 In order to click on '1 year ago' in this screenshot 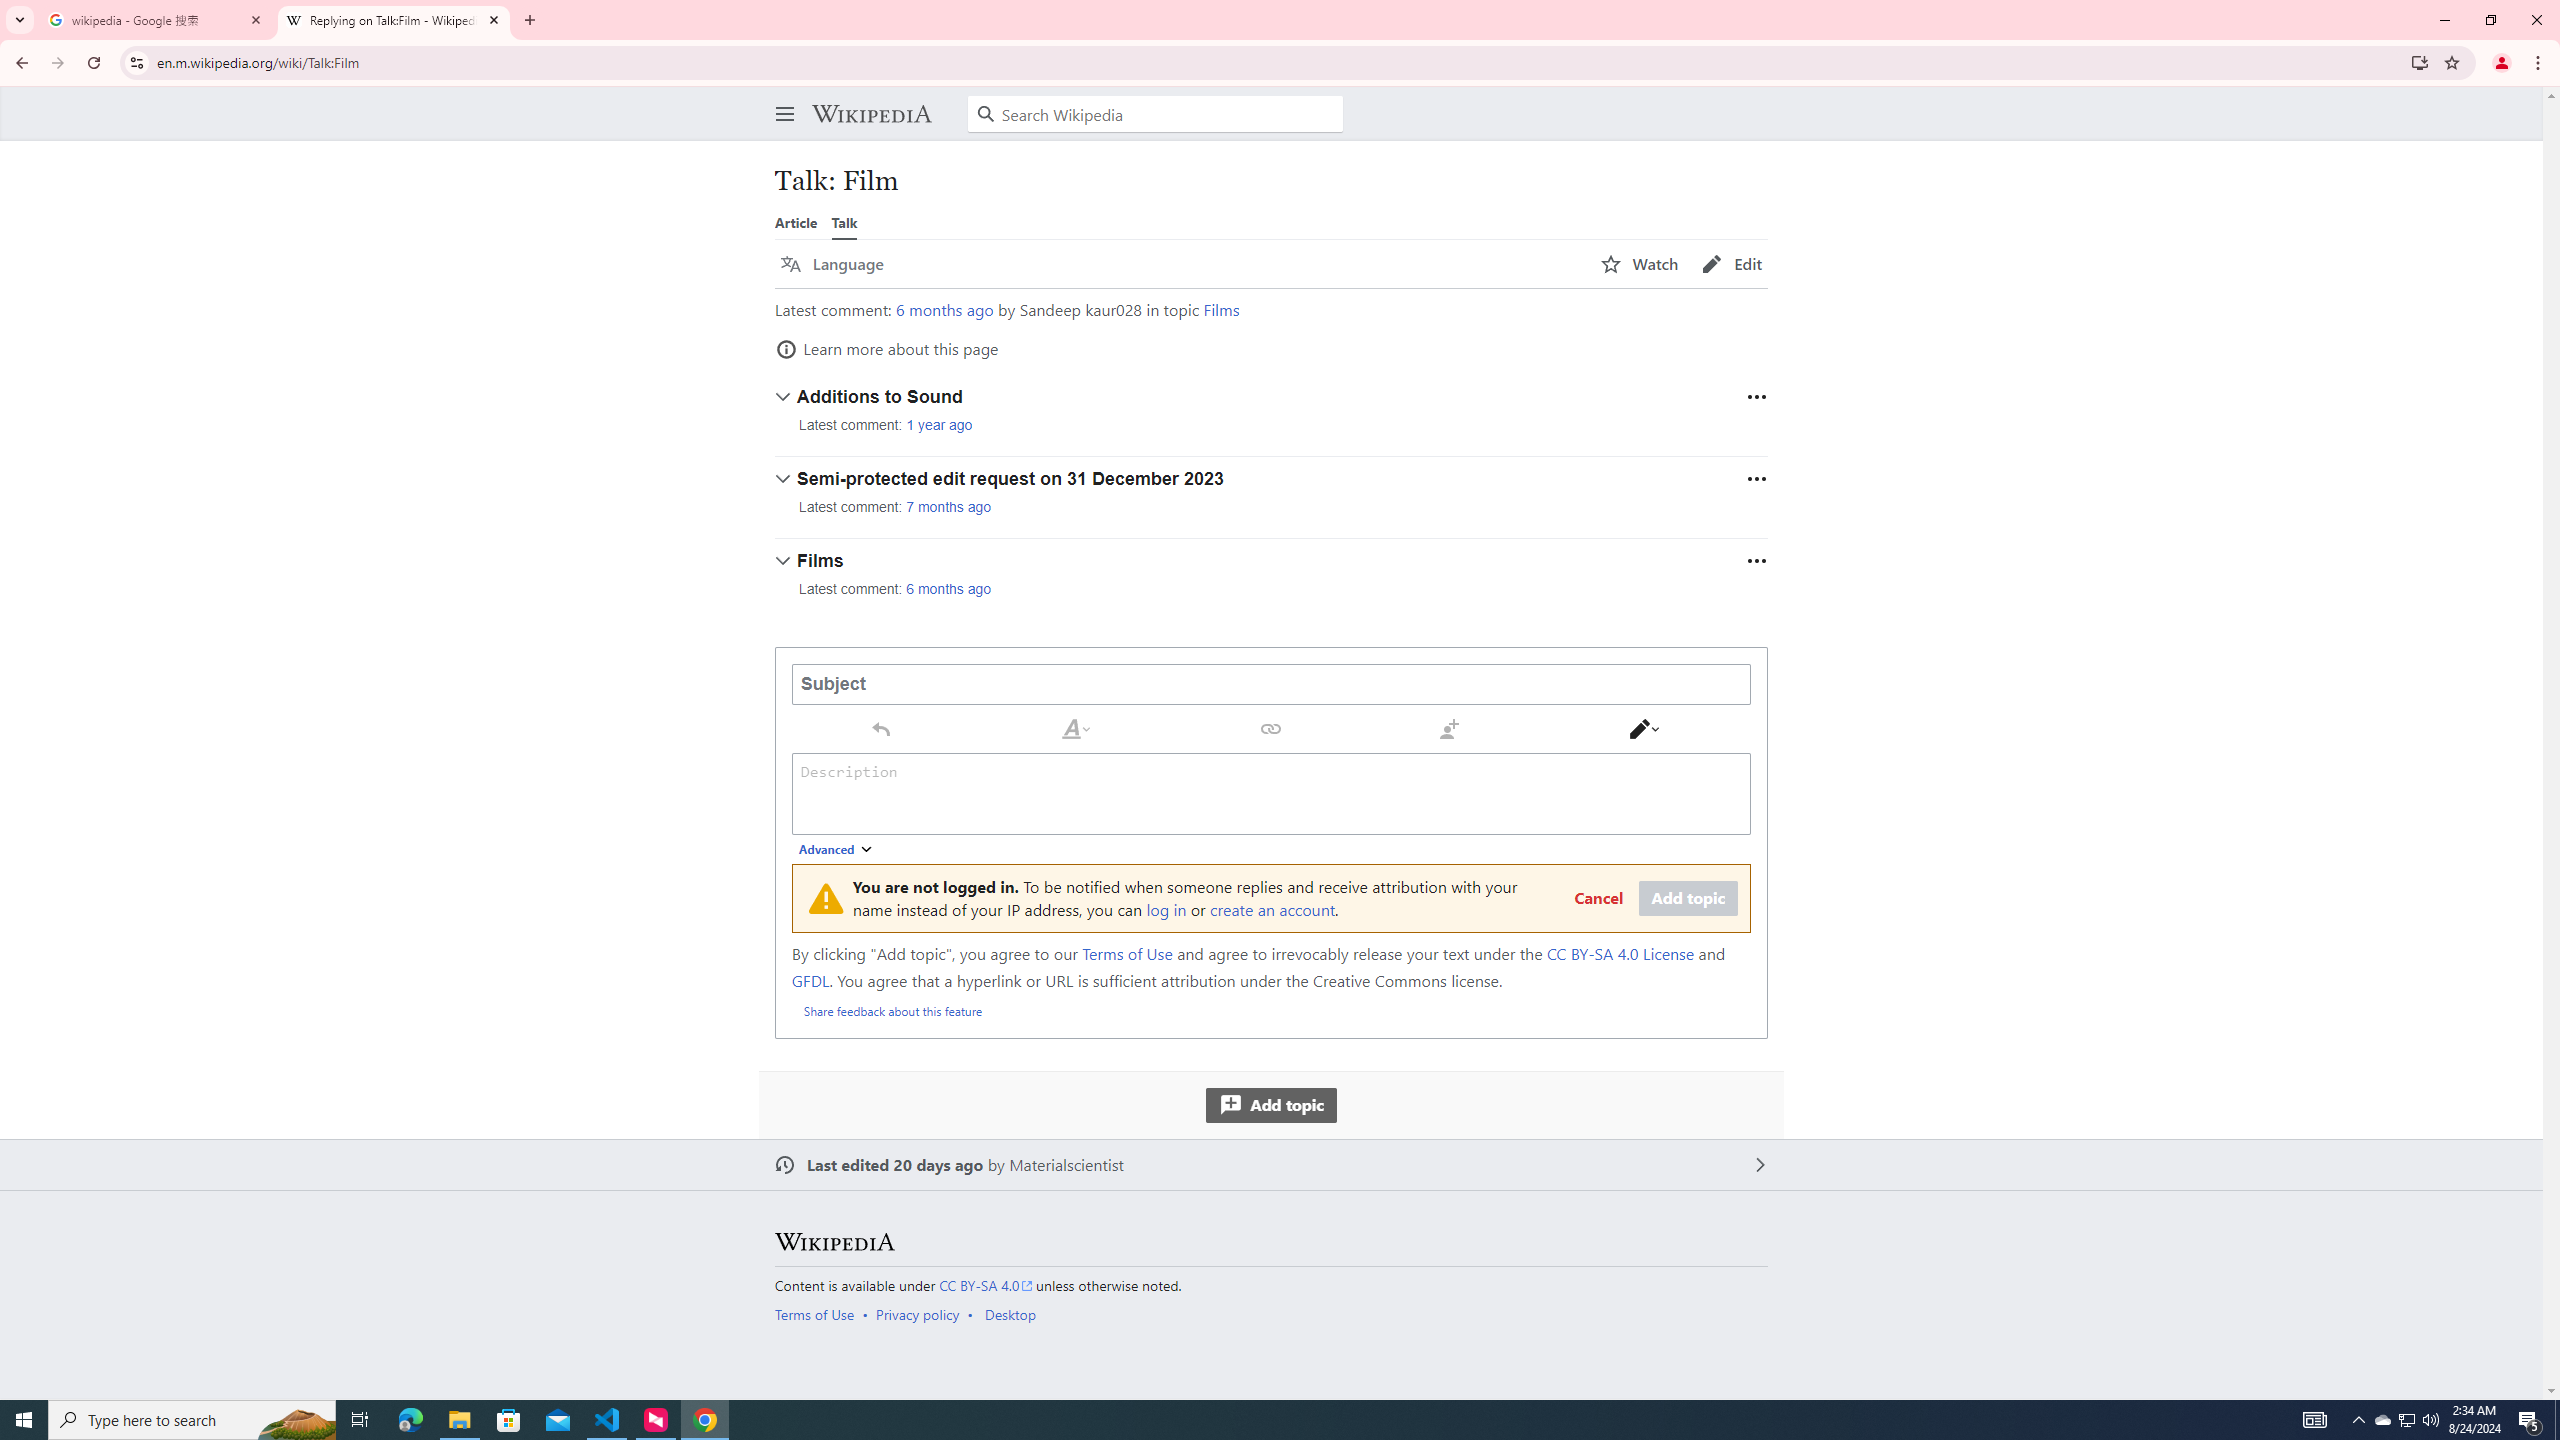, I will do `click(938, 425)`.